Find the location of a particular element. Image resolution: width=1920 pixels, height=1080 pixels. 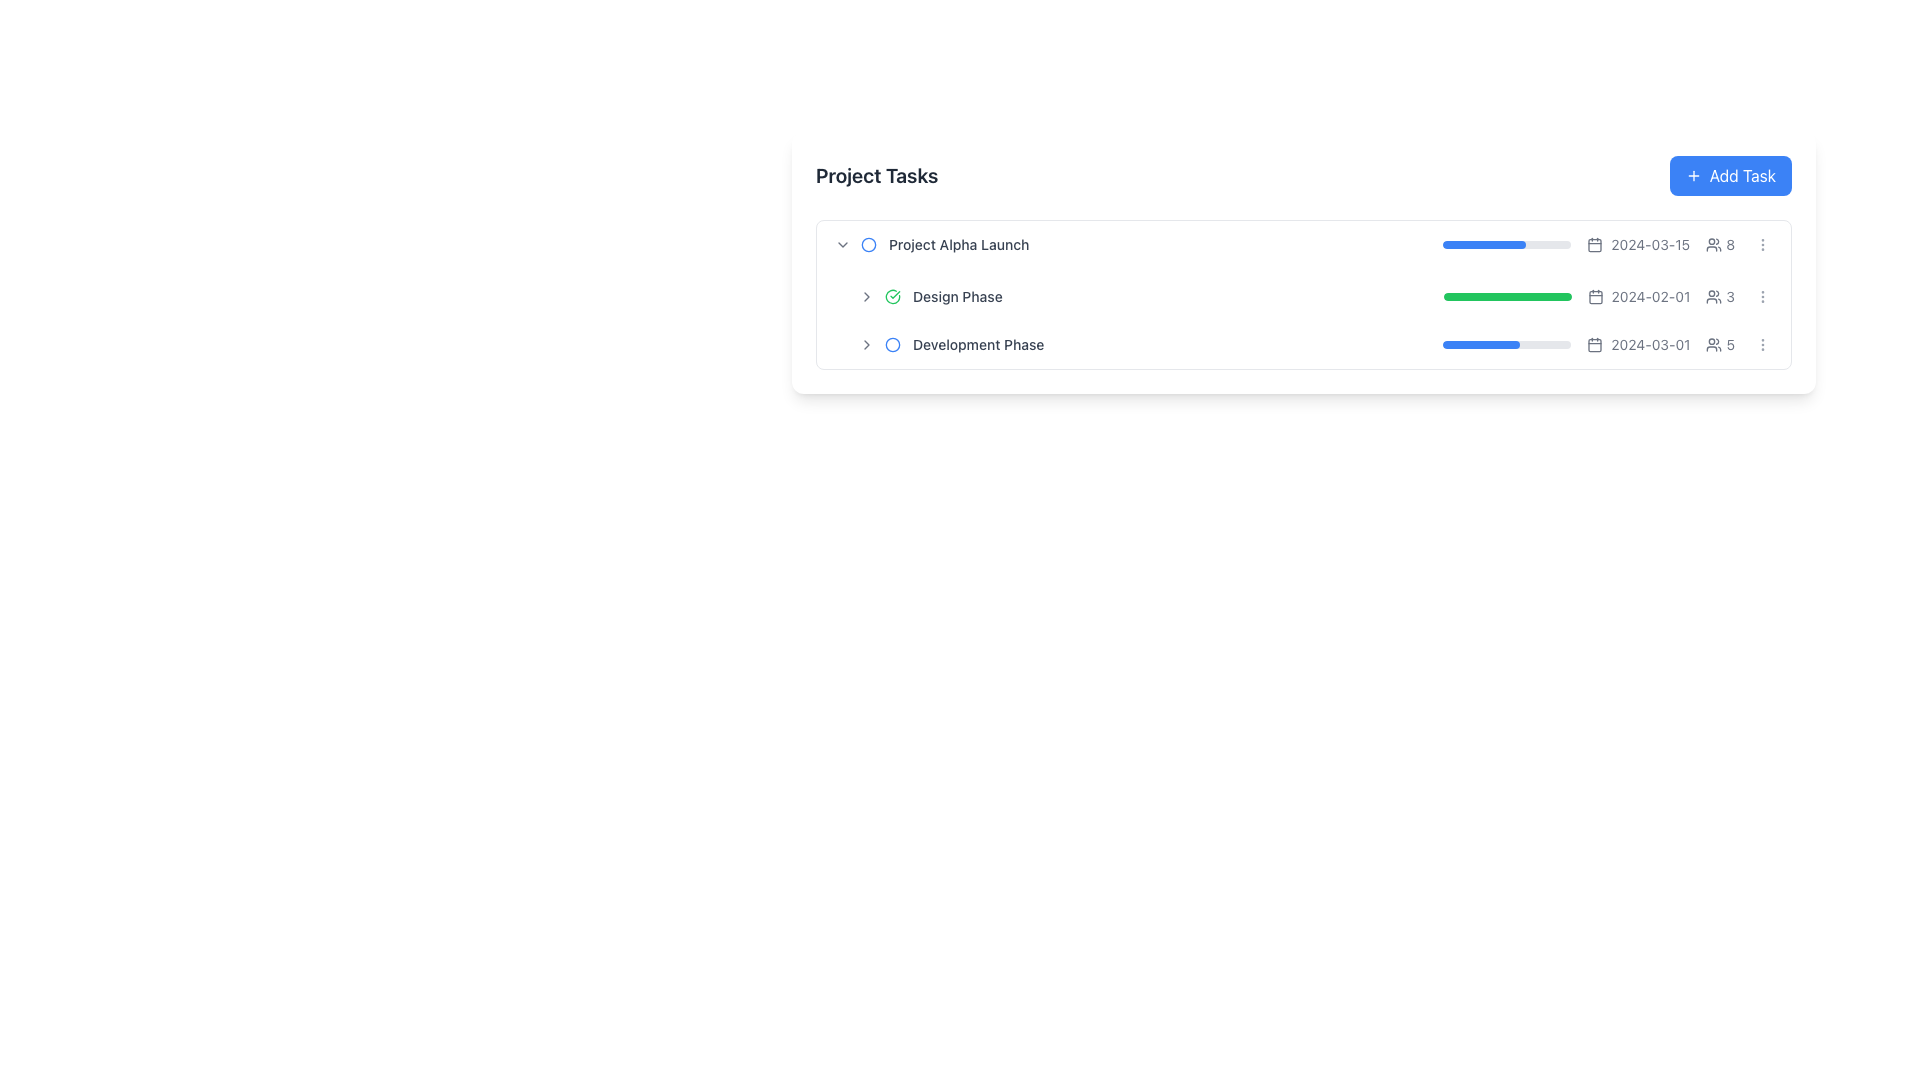

progress level is located at coordinates (1541, 297).